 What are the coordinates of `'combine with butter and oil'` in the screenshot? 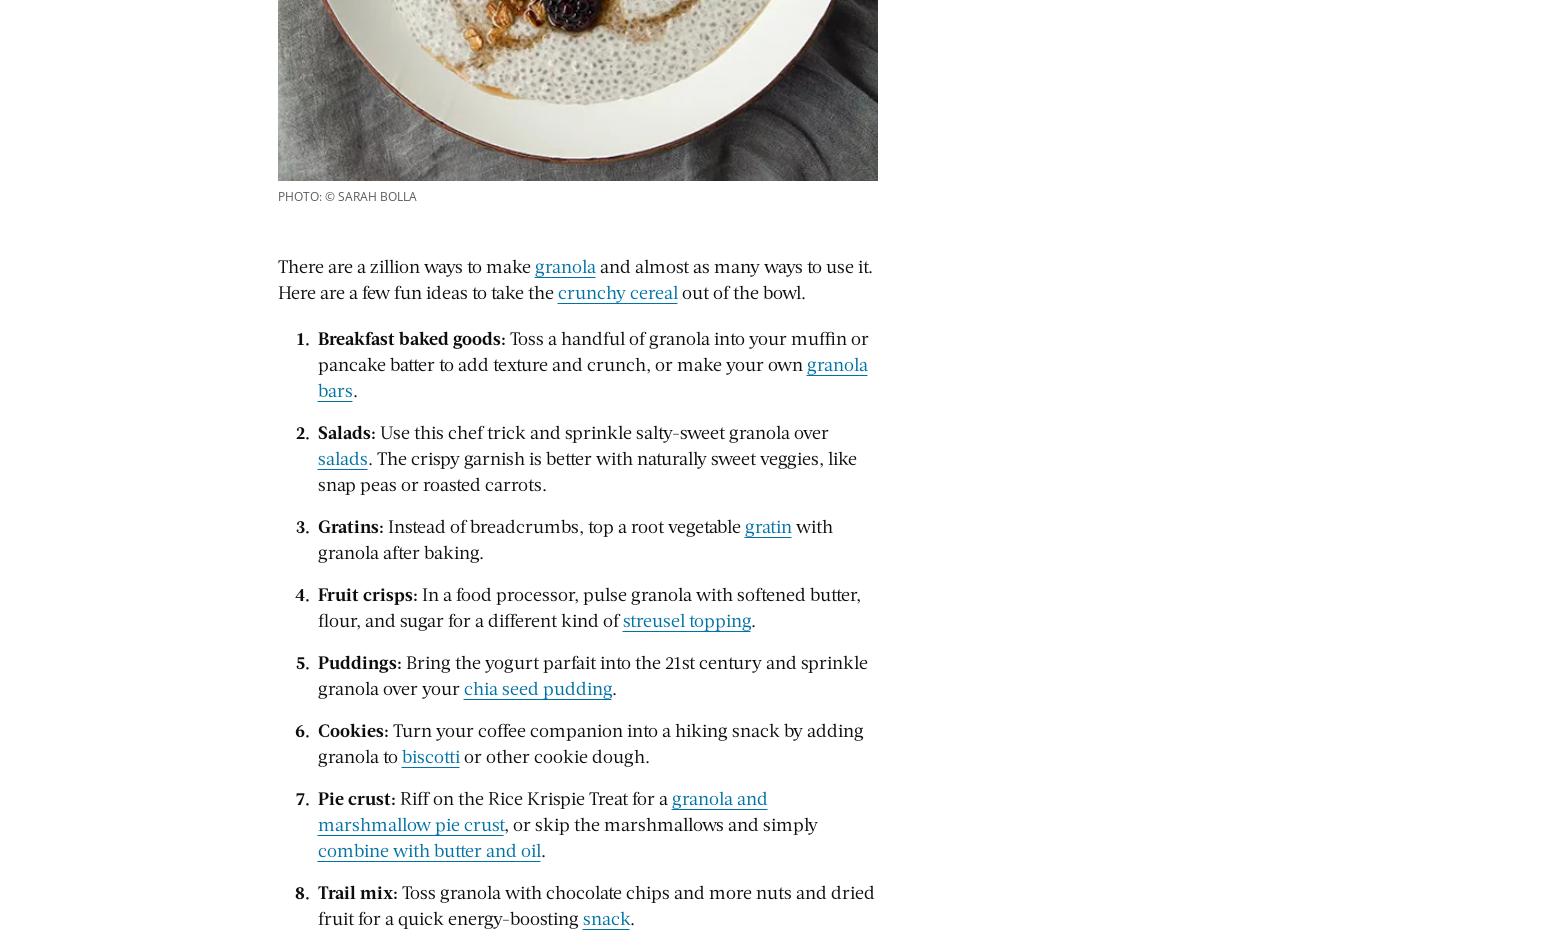 It's located at (427, 849).